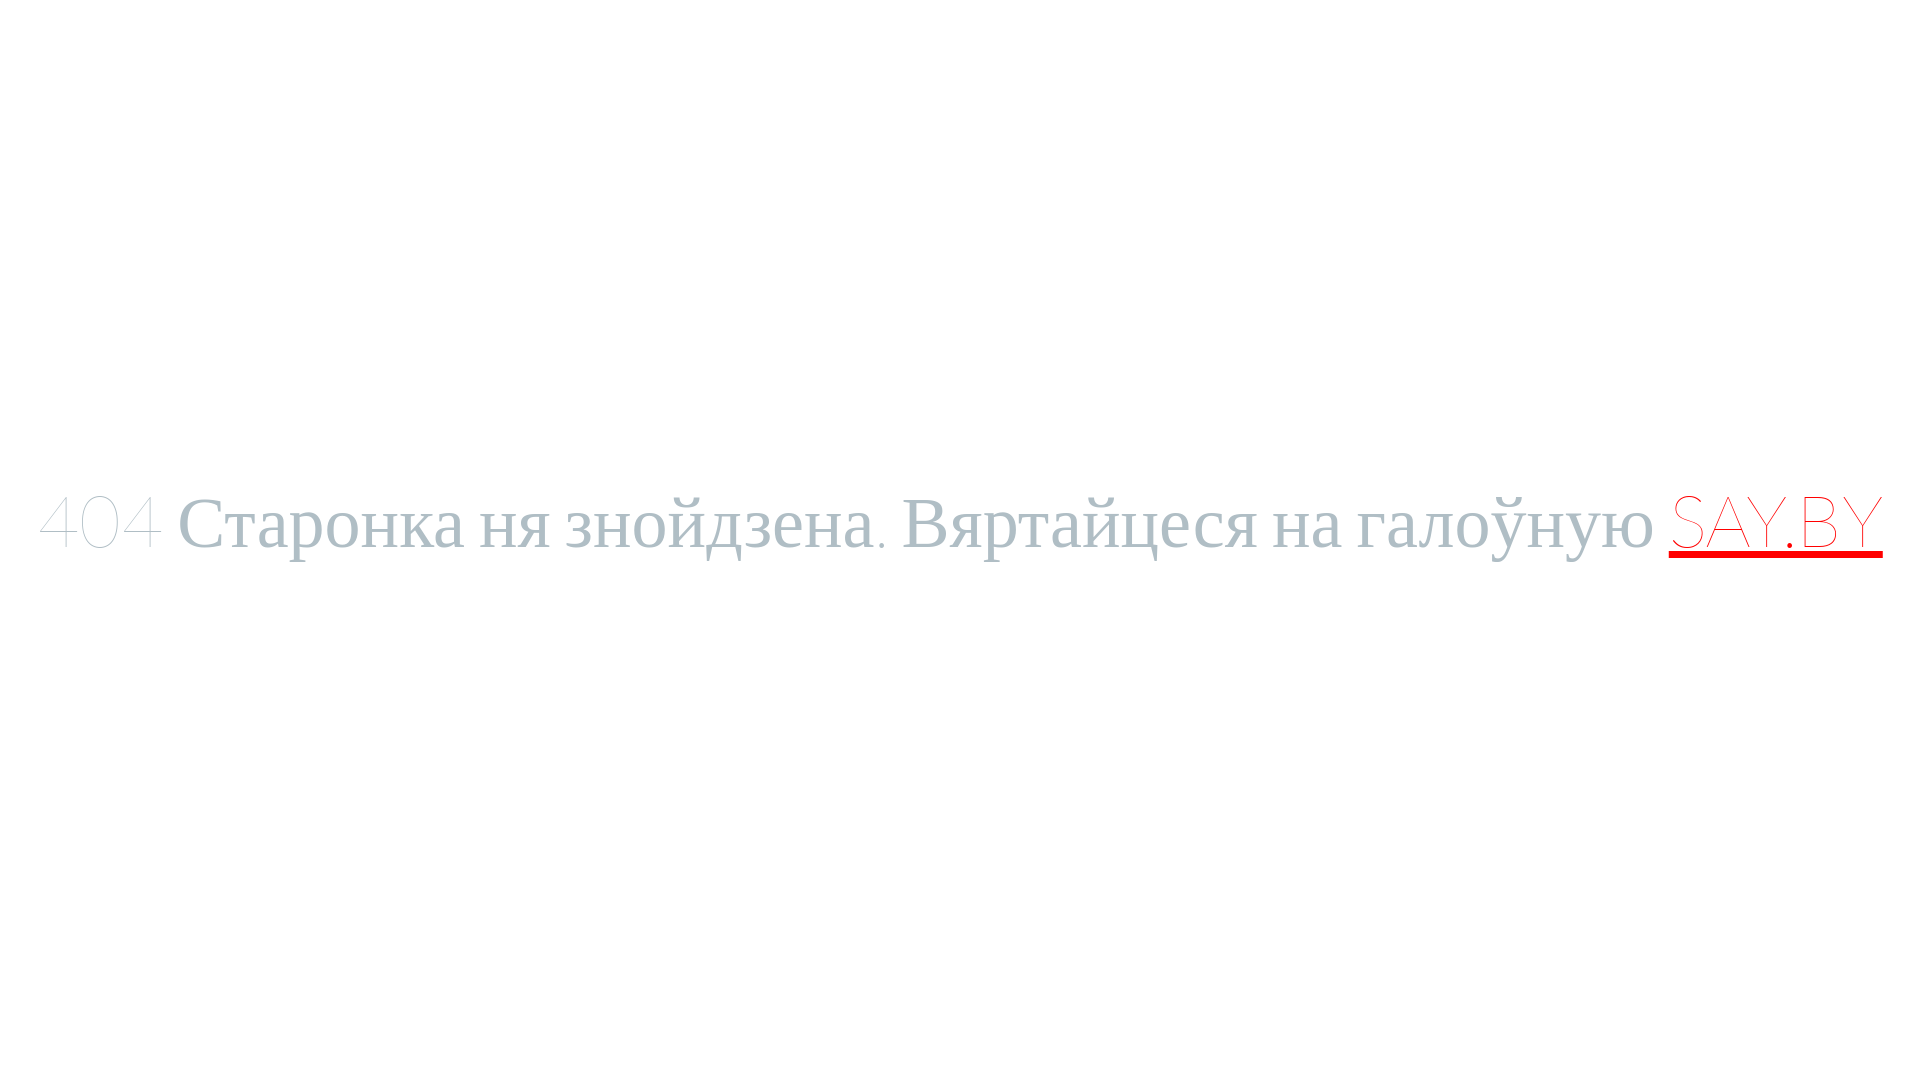 The height and width of the screenshot is (1080, 1920). Describe the element at coordinates (1669, 518) in the screenshot. I see `'SAY.BY'` at that location.